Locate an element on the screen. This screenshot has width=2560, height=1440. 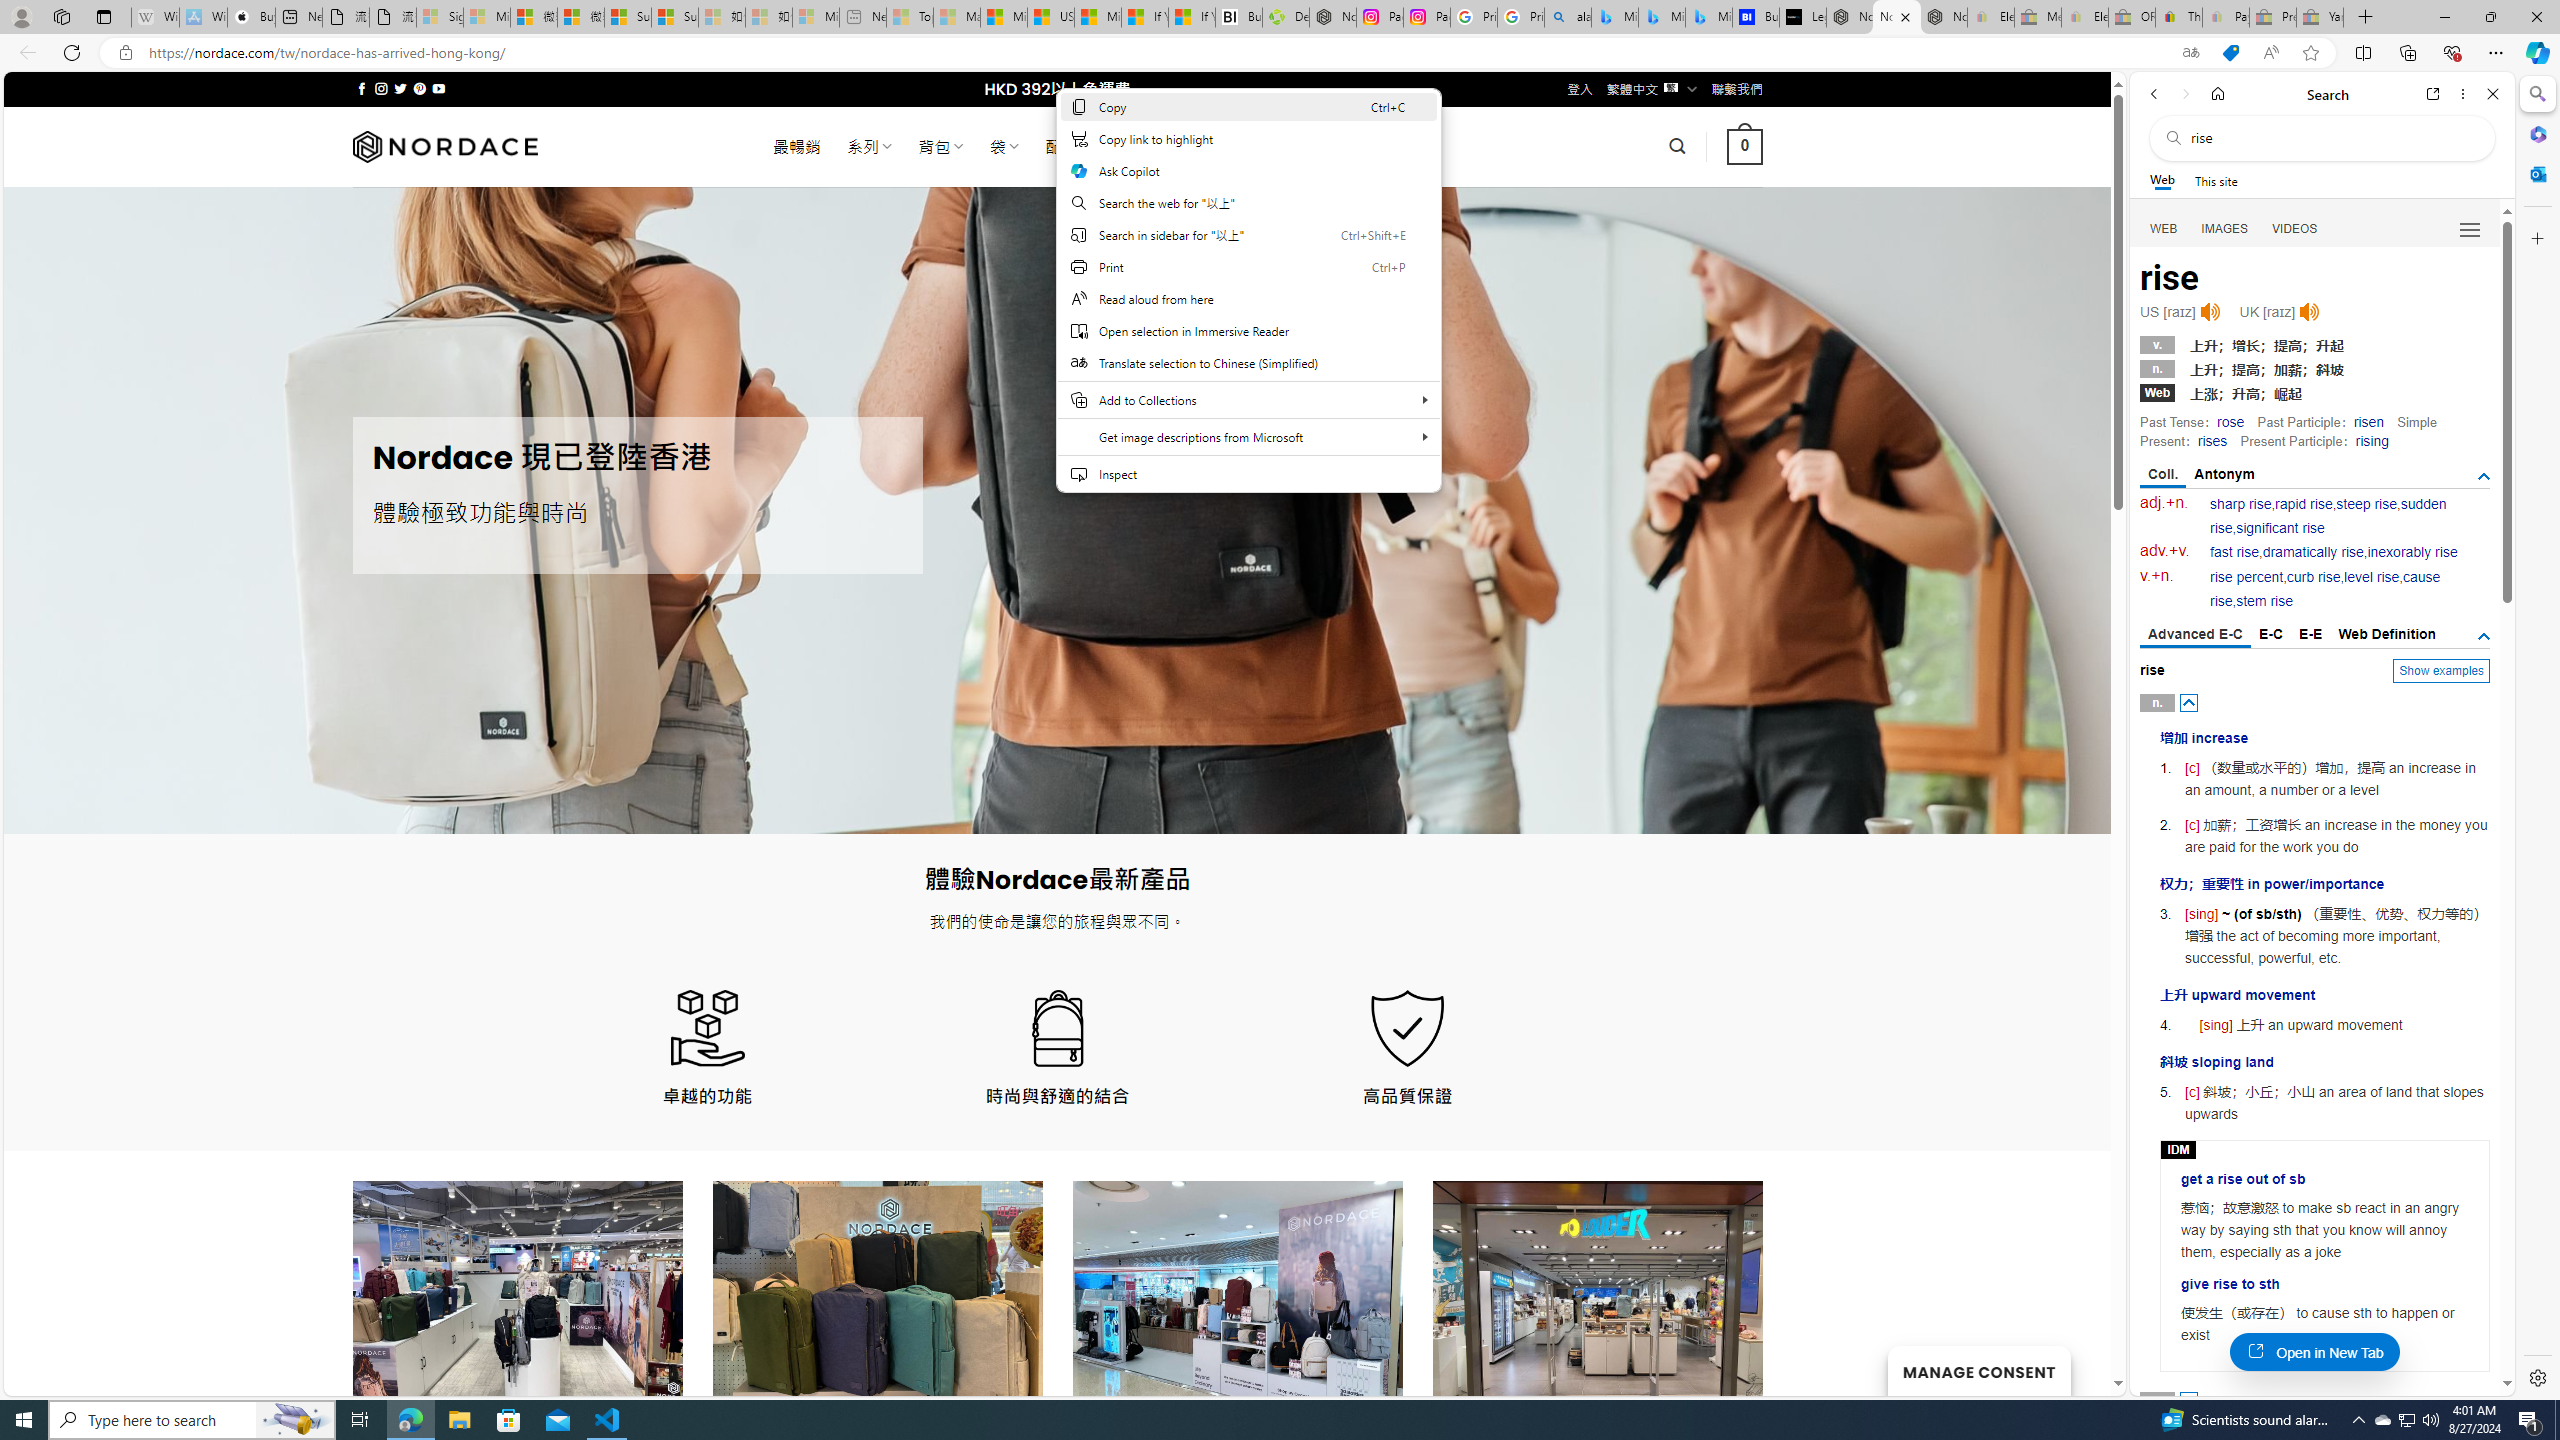
'AutomationID: tgsb' is located at coordinates (2483, 475).